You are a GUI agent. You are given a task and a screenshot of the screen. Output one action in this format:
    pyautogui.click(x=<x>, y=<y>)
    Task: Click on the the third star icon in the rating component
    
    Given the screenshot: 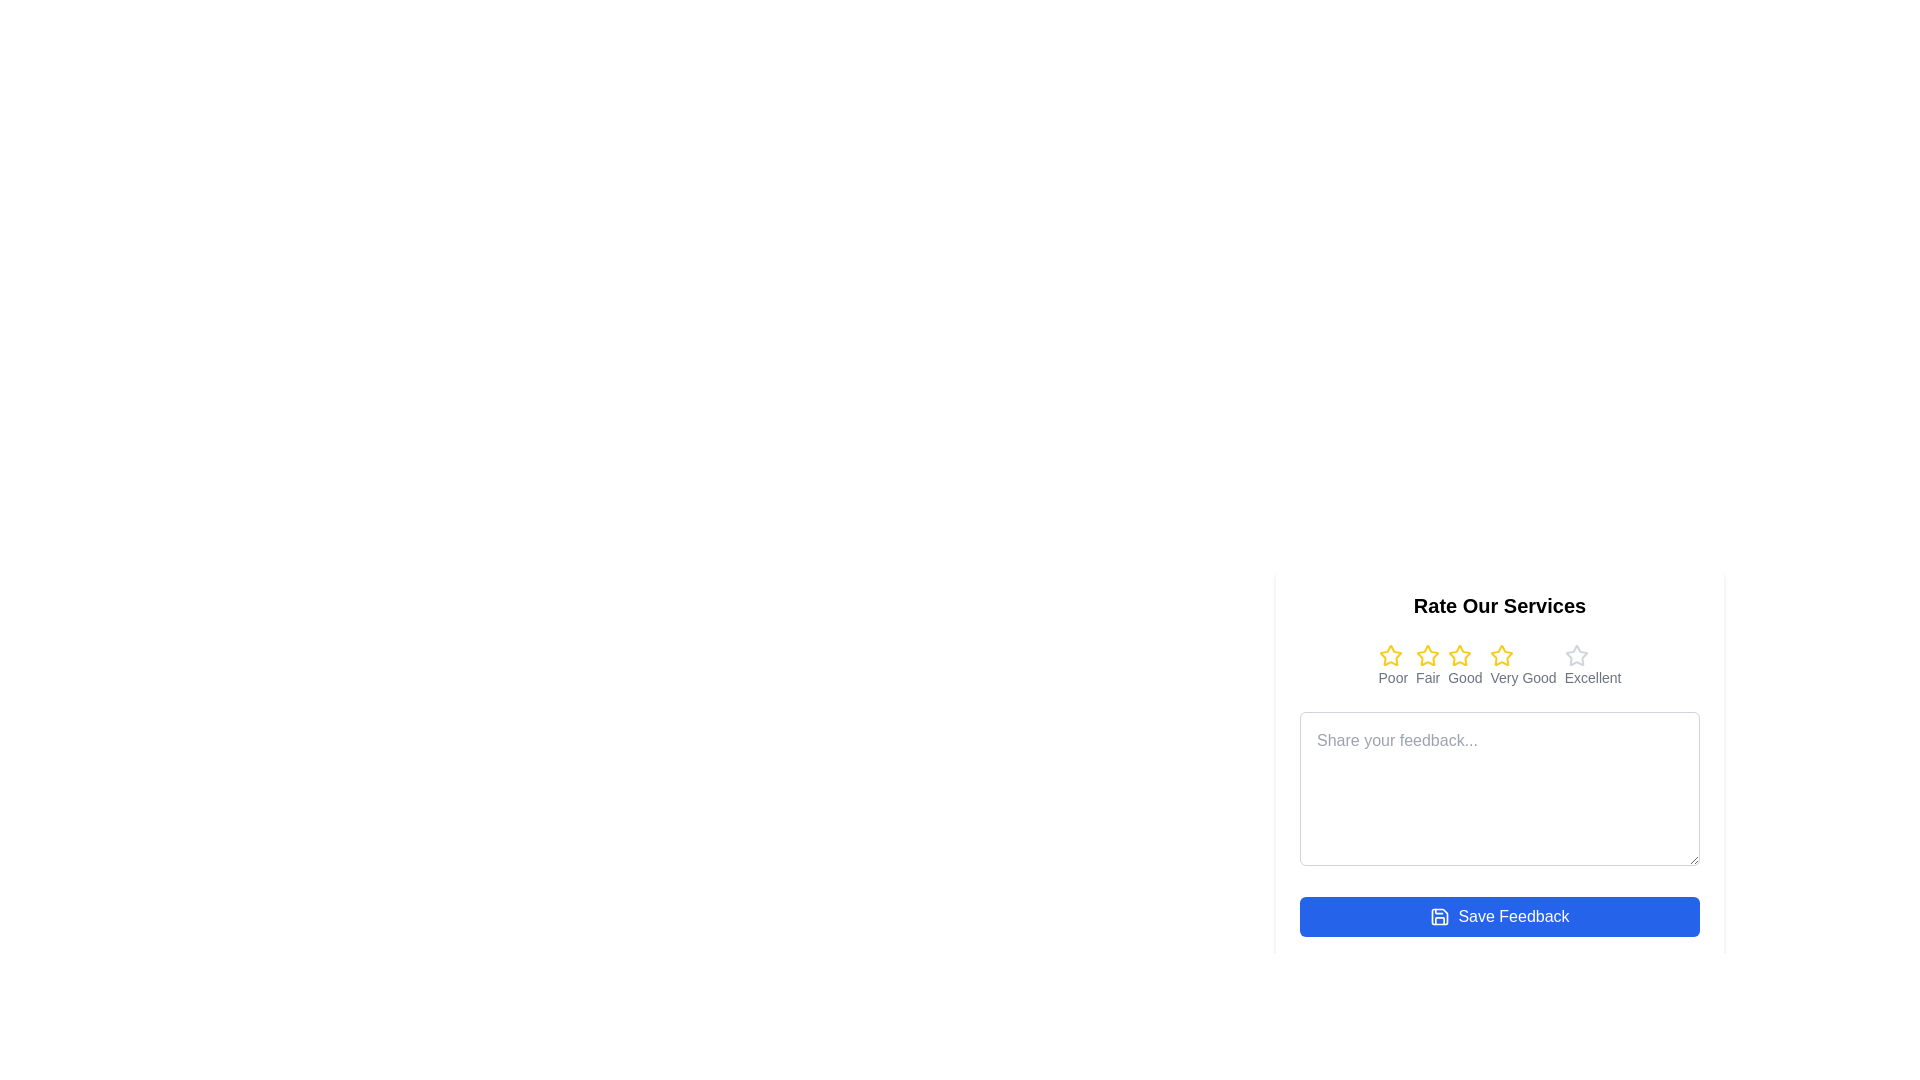 What is the action you would take?
    pyautogui.click(x=1459, y=655)
    